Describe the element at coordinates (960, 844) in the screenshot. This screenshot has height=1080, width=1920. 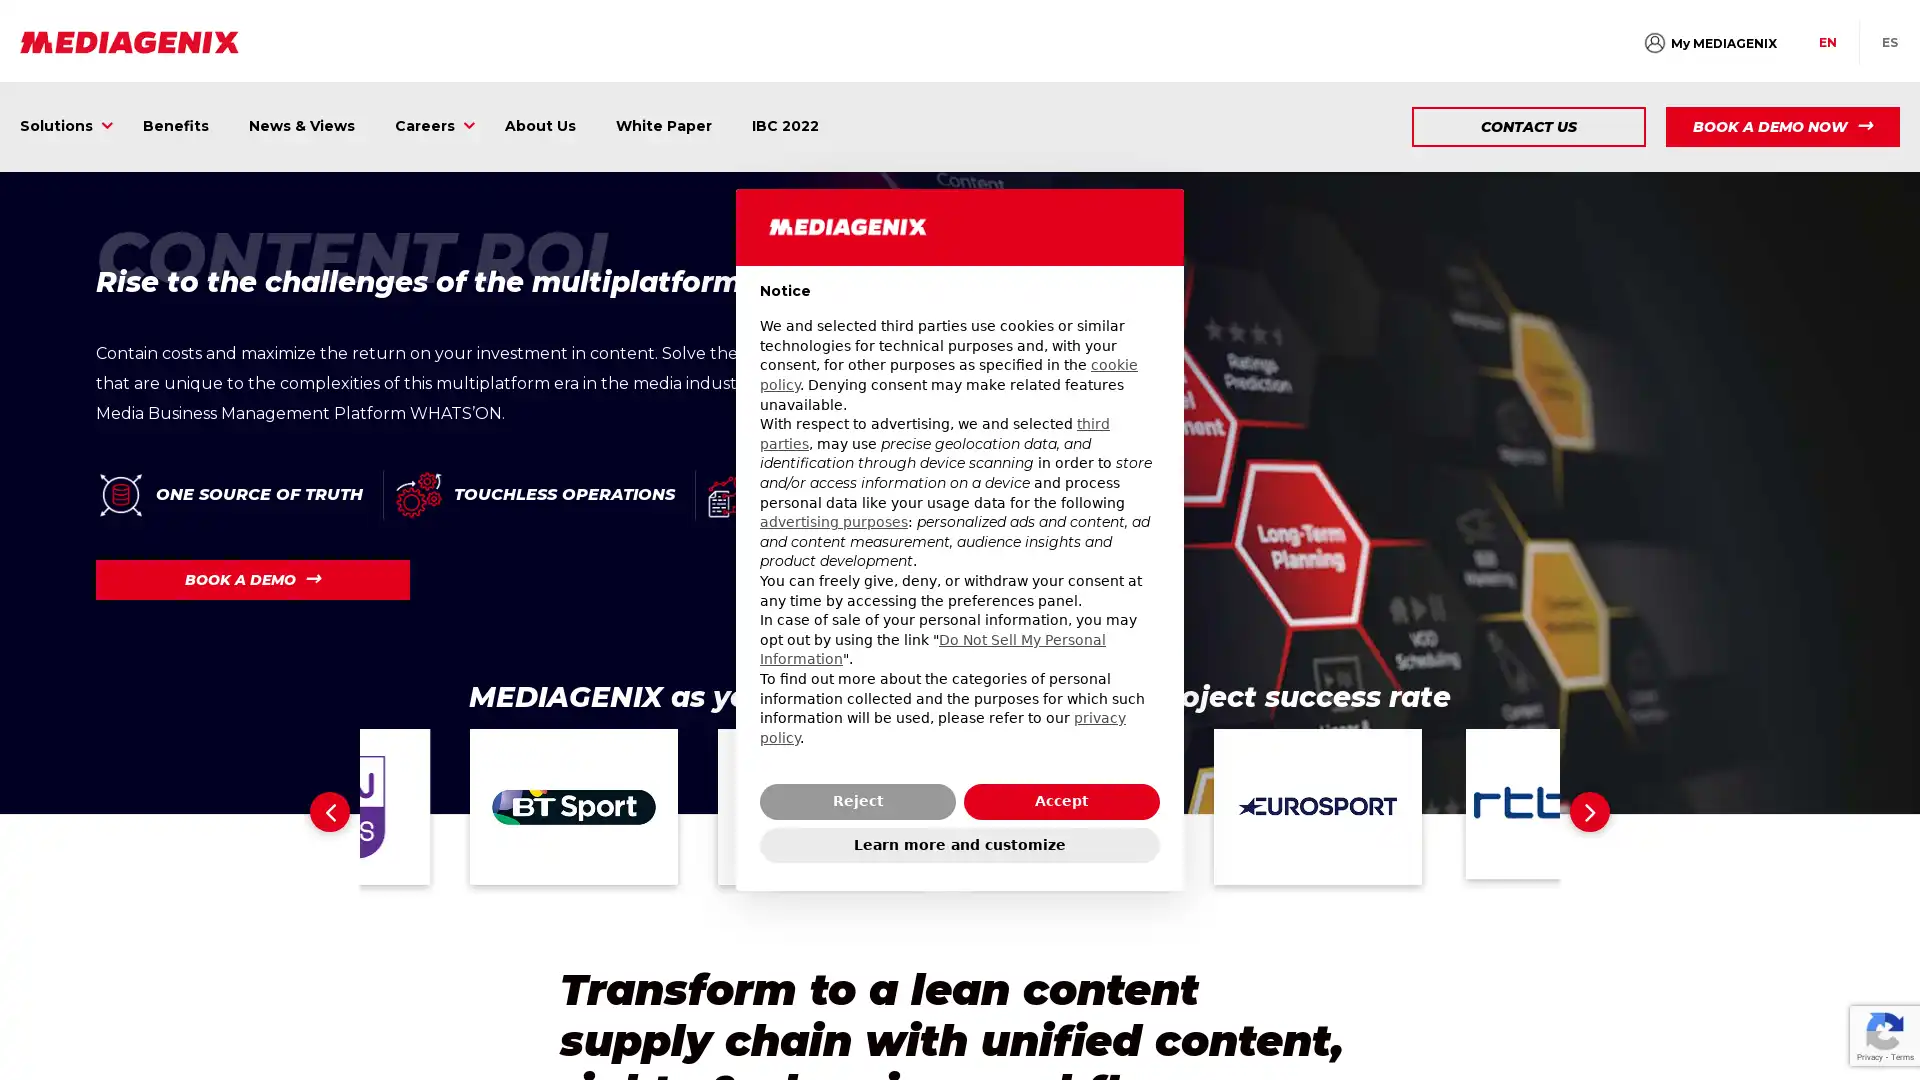
I see `Learn more and customize` at that location.